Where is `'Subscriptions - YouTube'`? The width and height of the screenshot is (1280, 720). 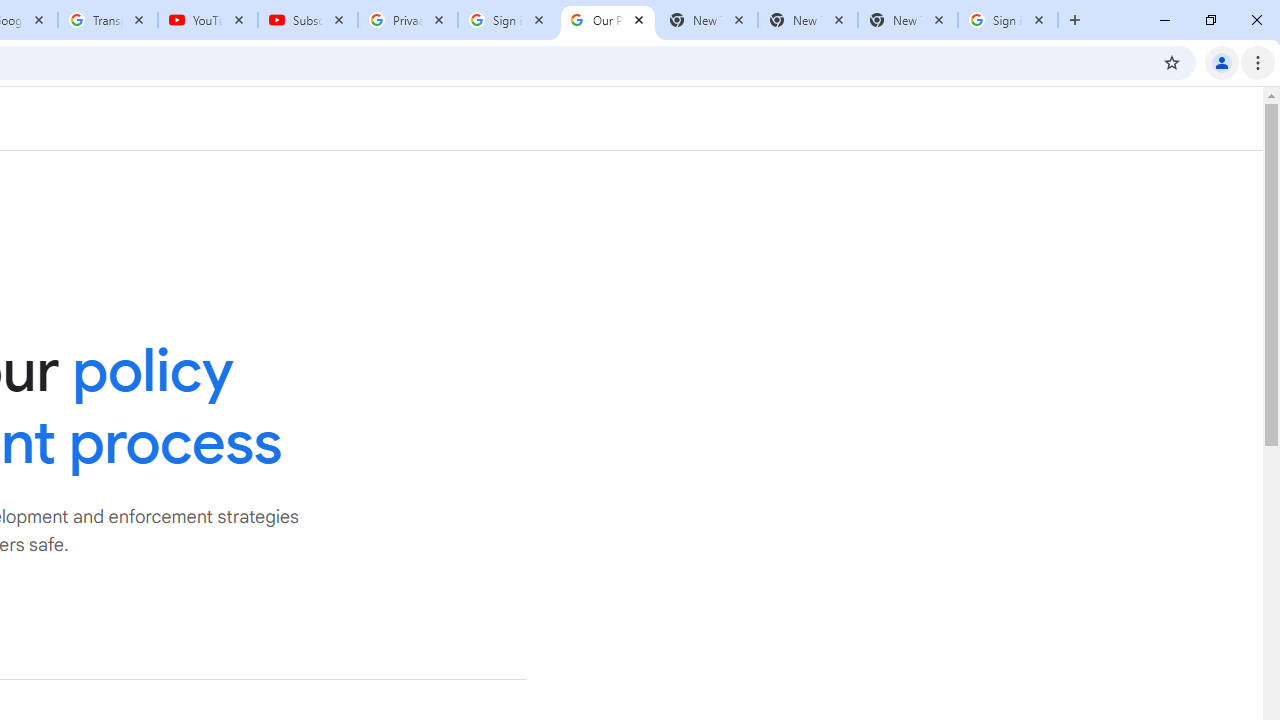
'Subscriptions - YouTube' is located at coordinates (307, 20).